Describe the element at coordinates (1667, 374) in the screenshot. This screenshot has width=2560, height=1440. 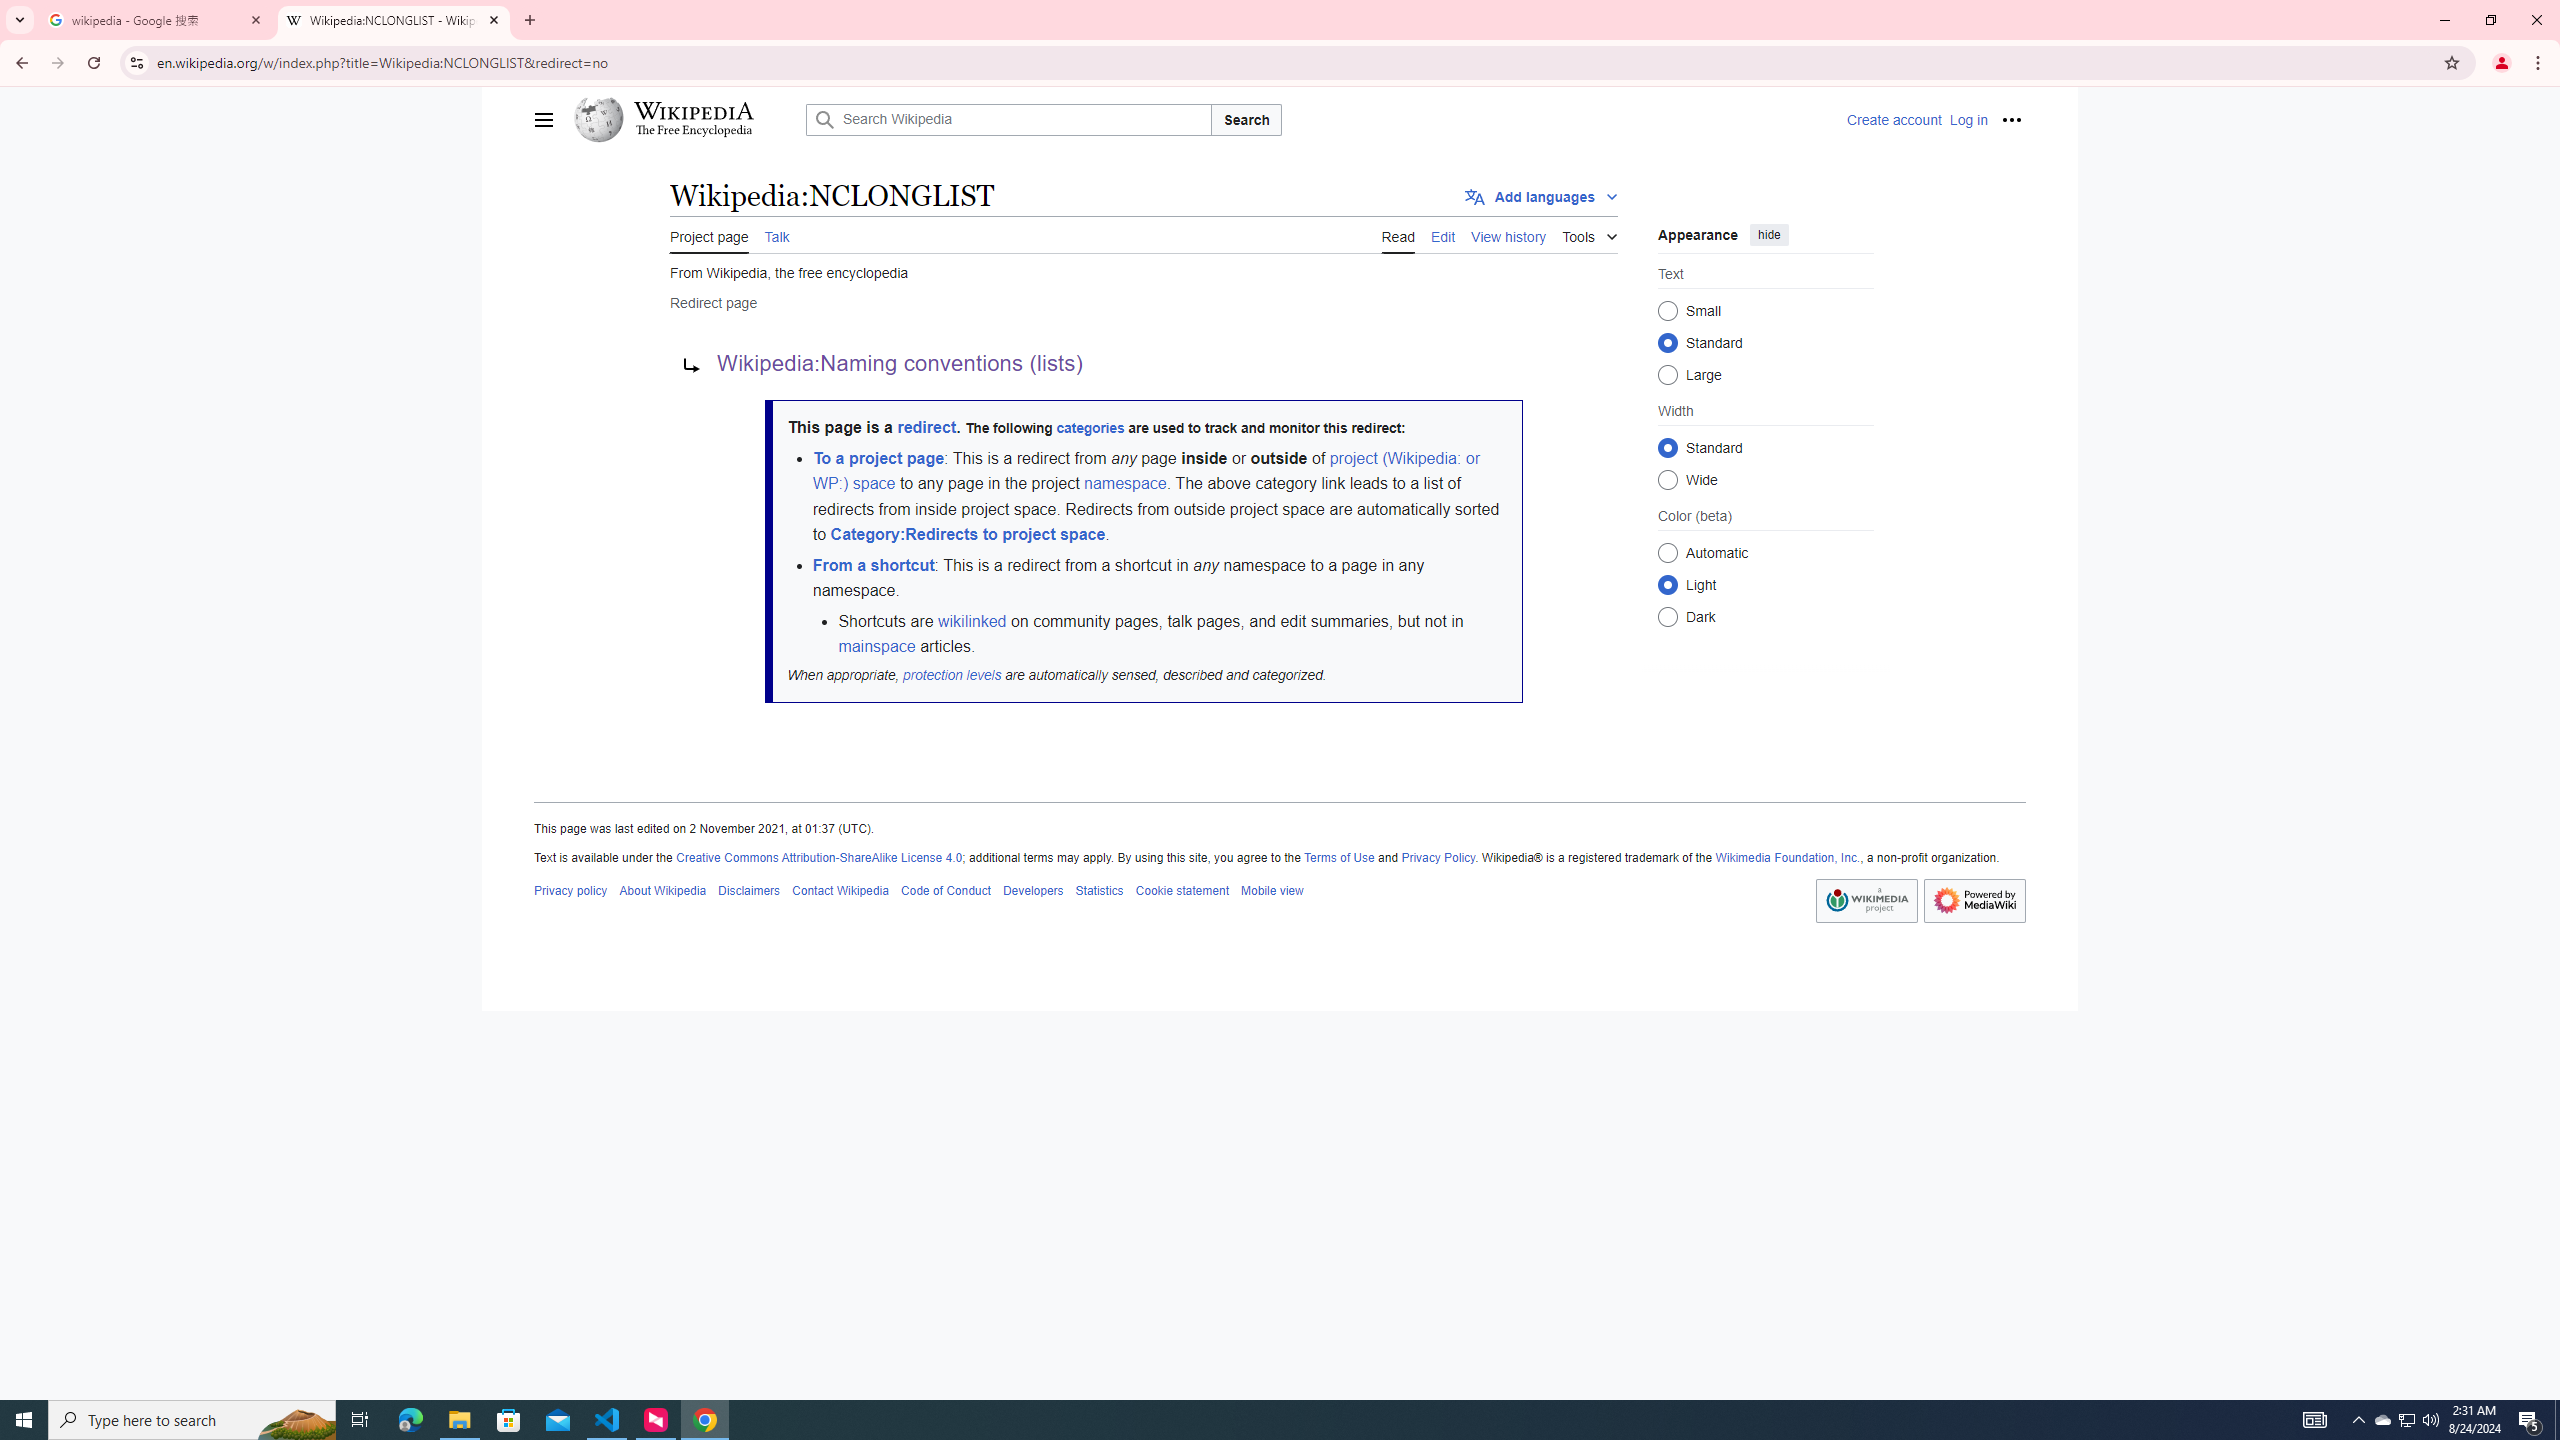
I see `'Large'` at that location.